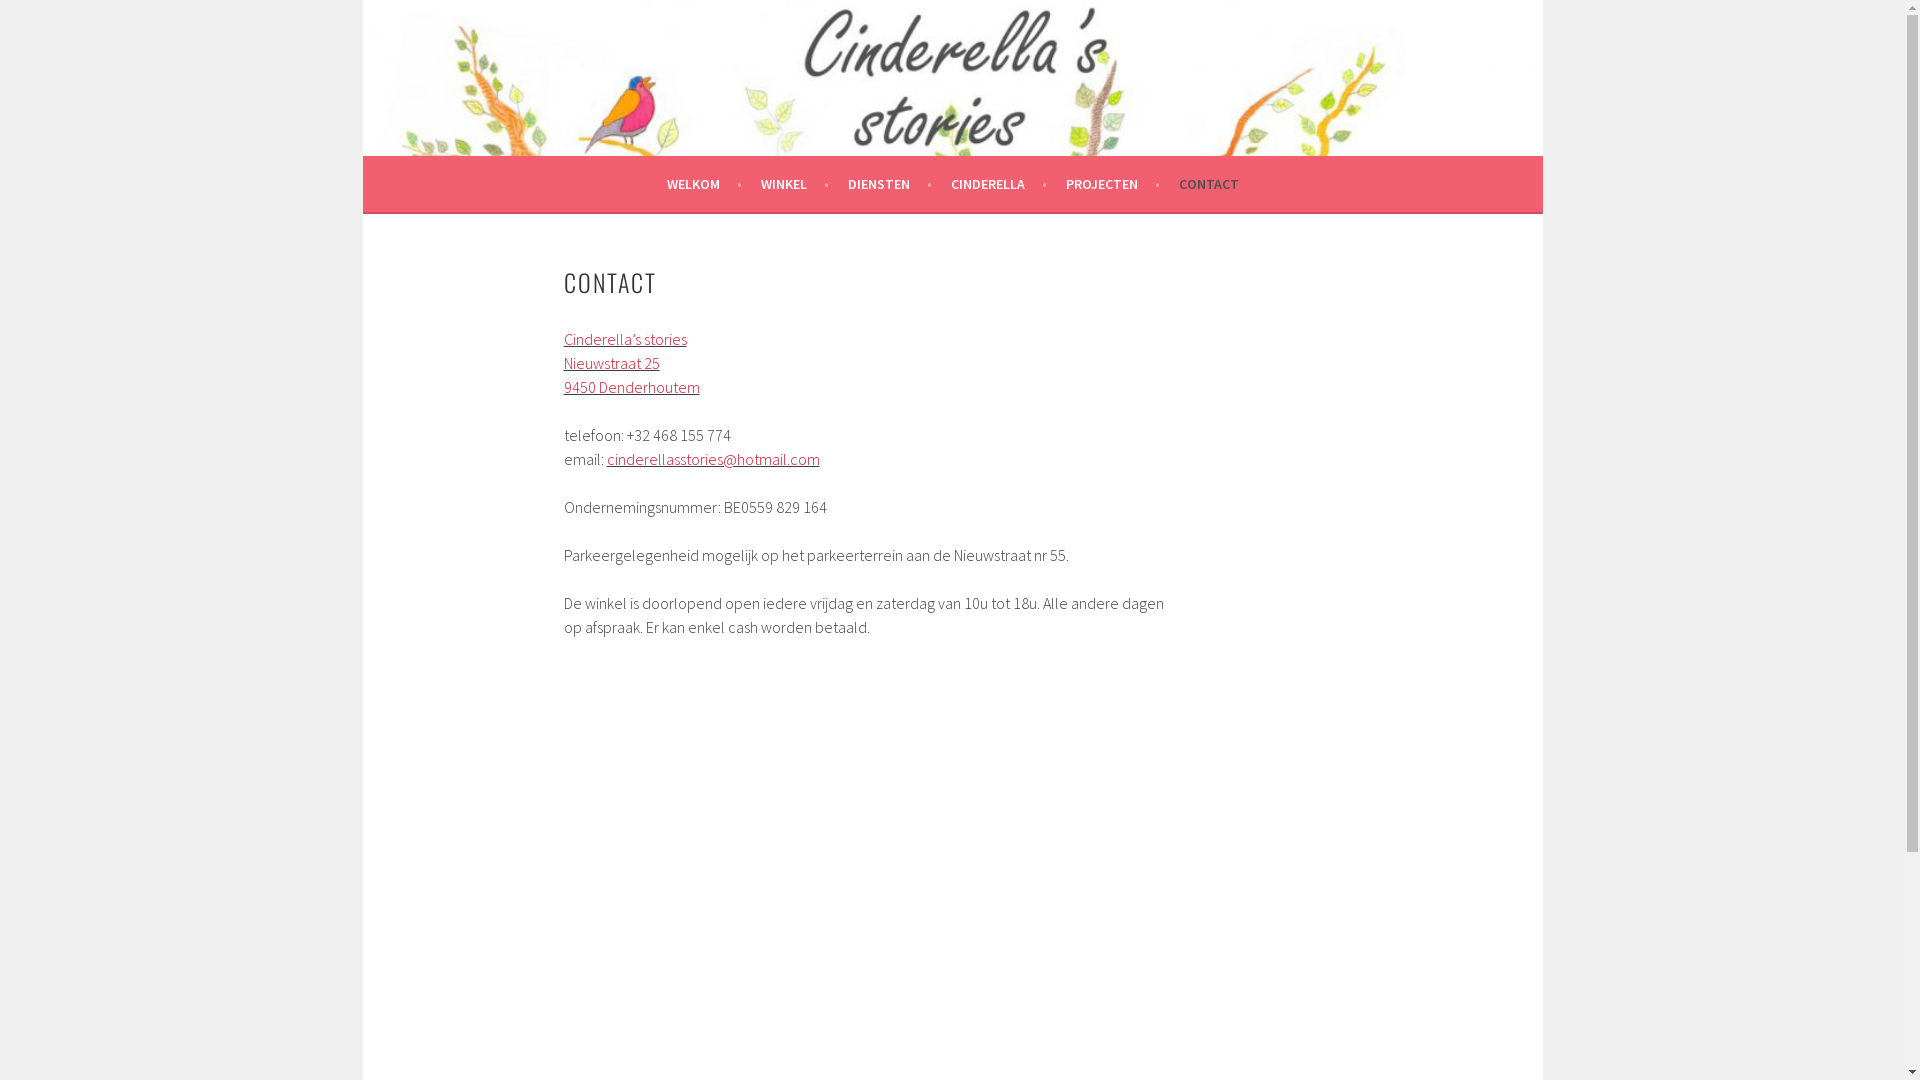  I want to click on 'CINDERELLA', so click(949, 184).